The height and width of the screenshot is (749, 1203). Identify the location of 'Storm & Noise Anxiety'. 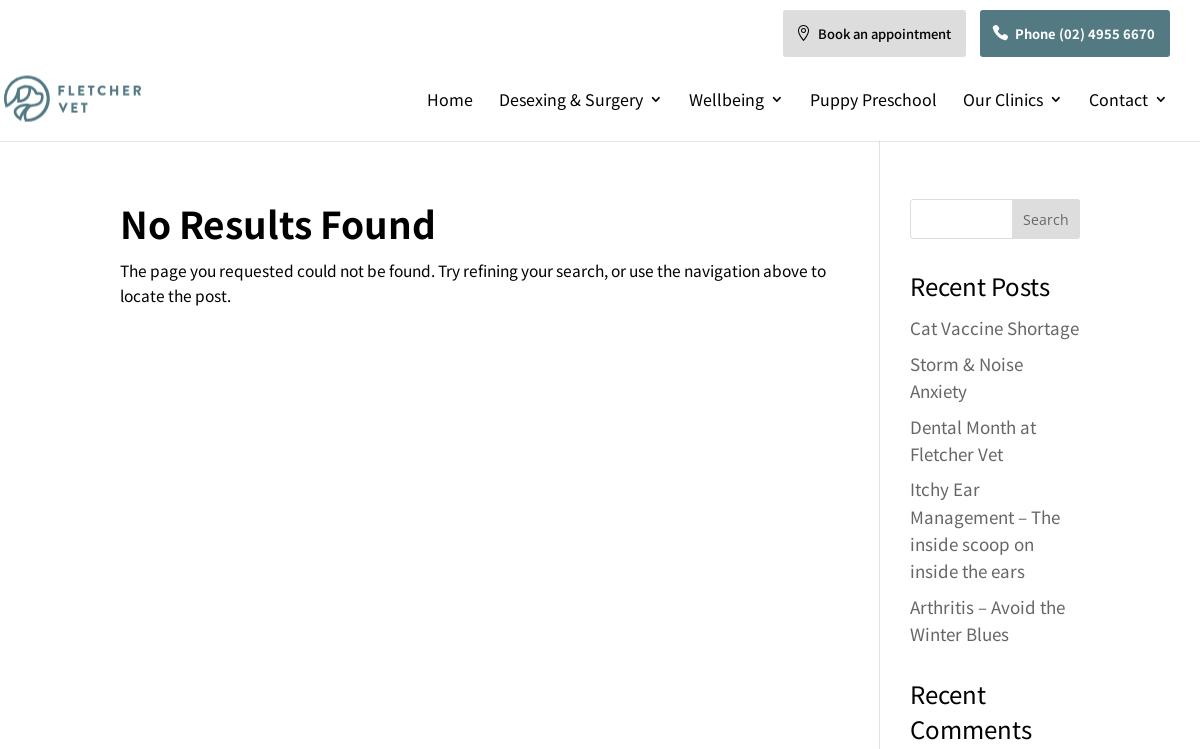
(907, 374).